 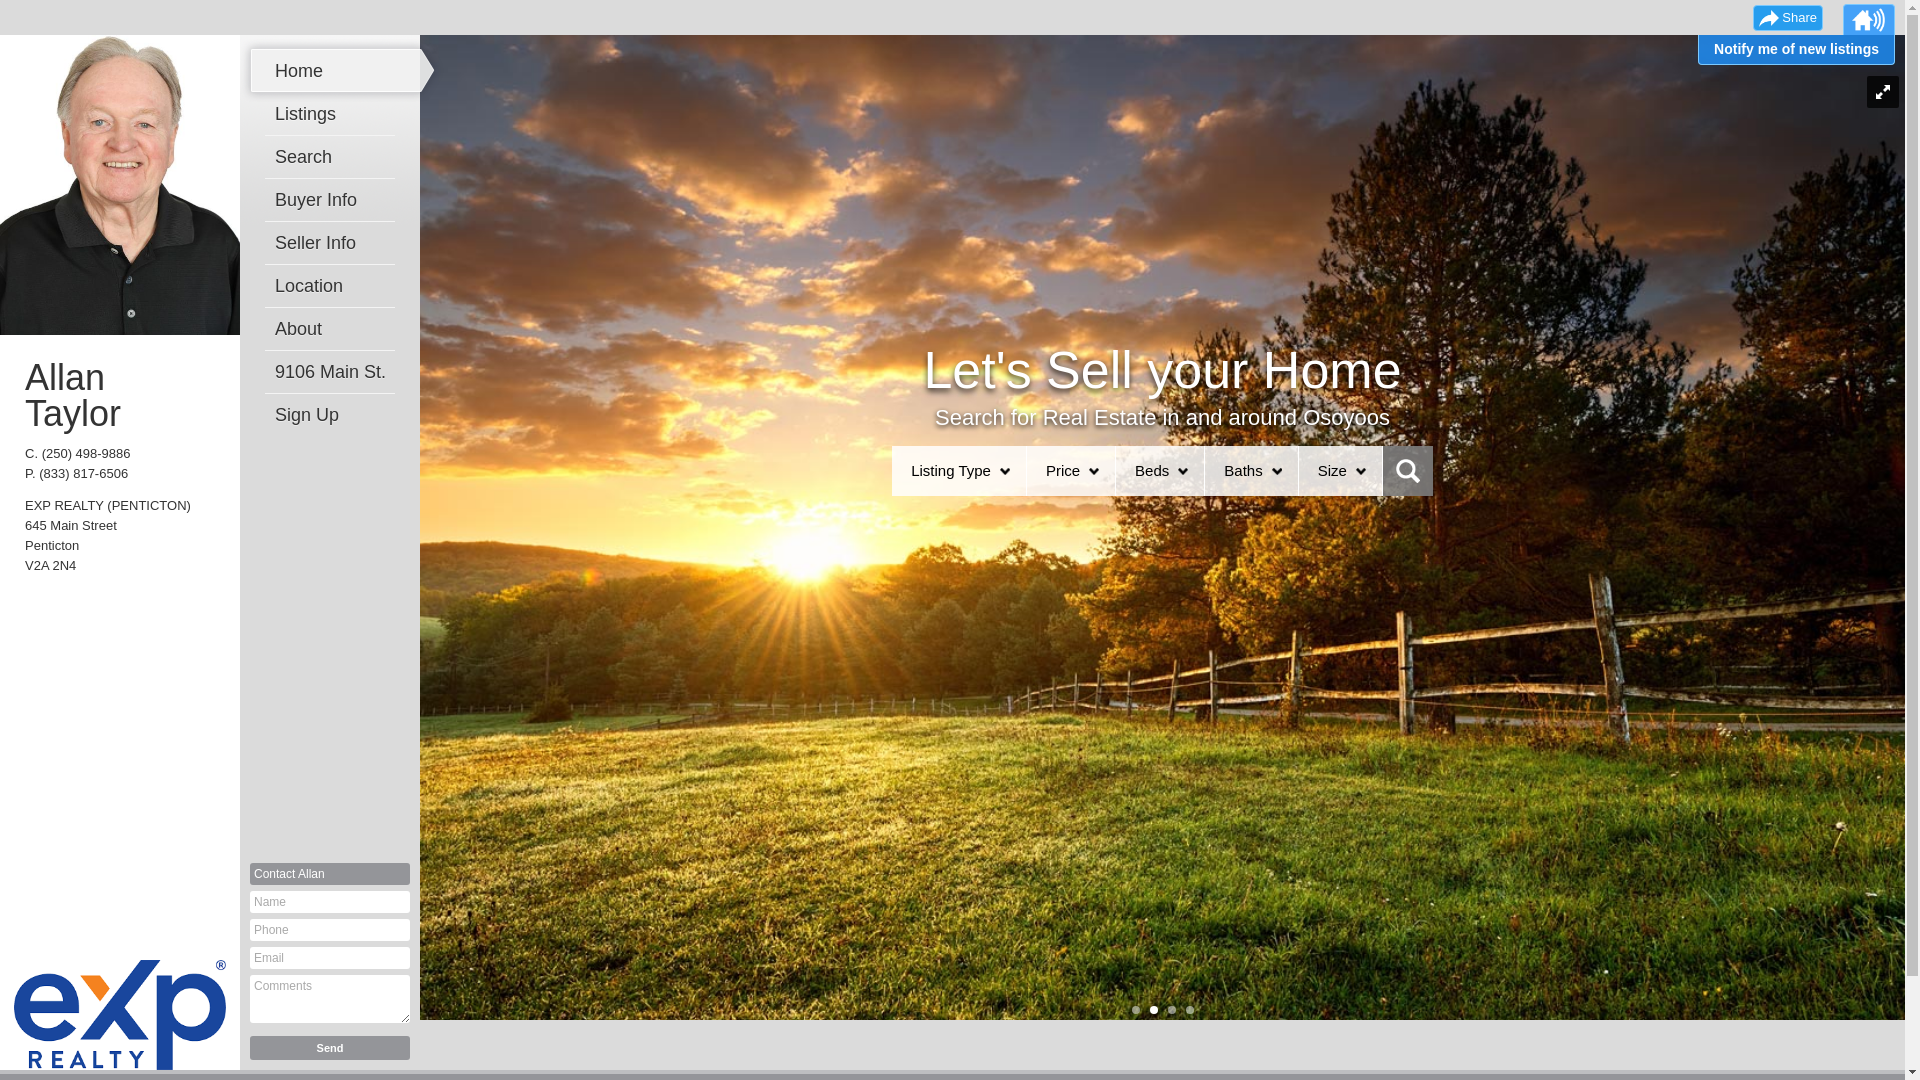 I want to click on 'Beds', so click(x=1152, y=470).